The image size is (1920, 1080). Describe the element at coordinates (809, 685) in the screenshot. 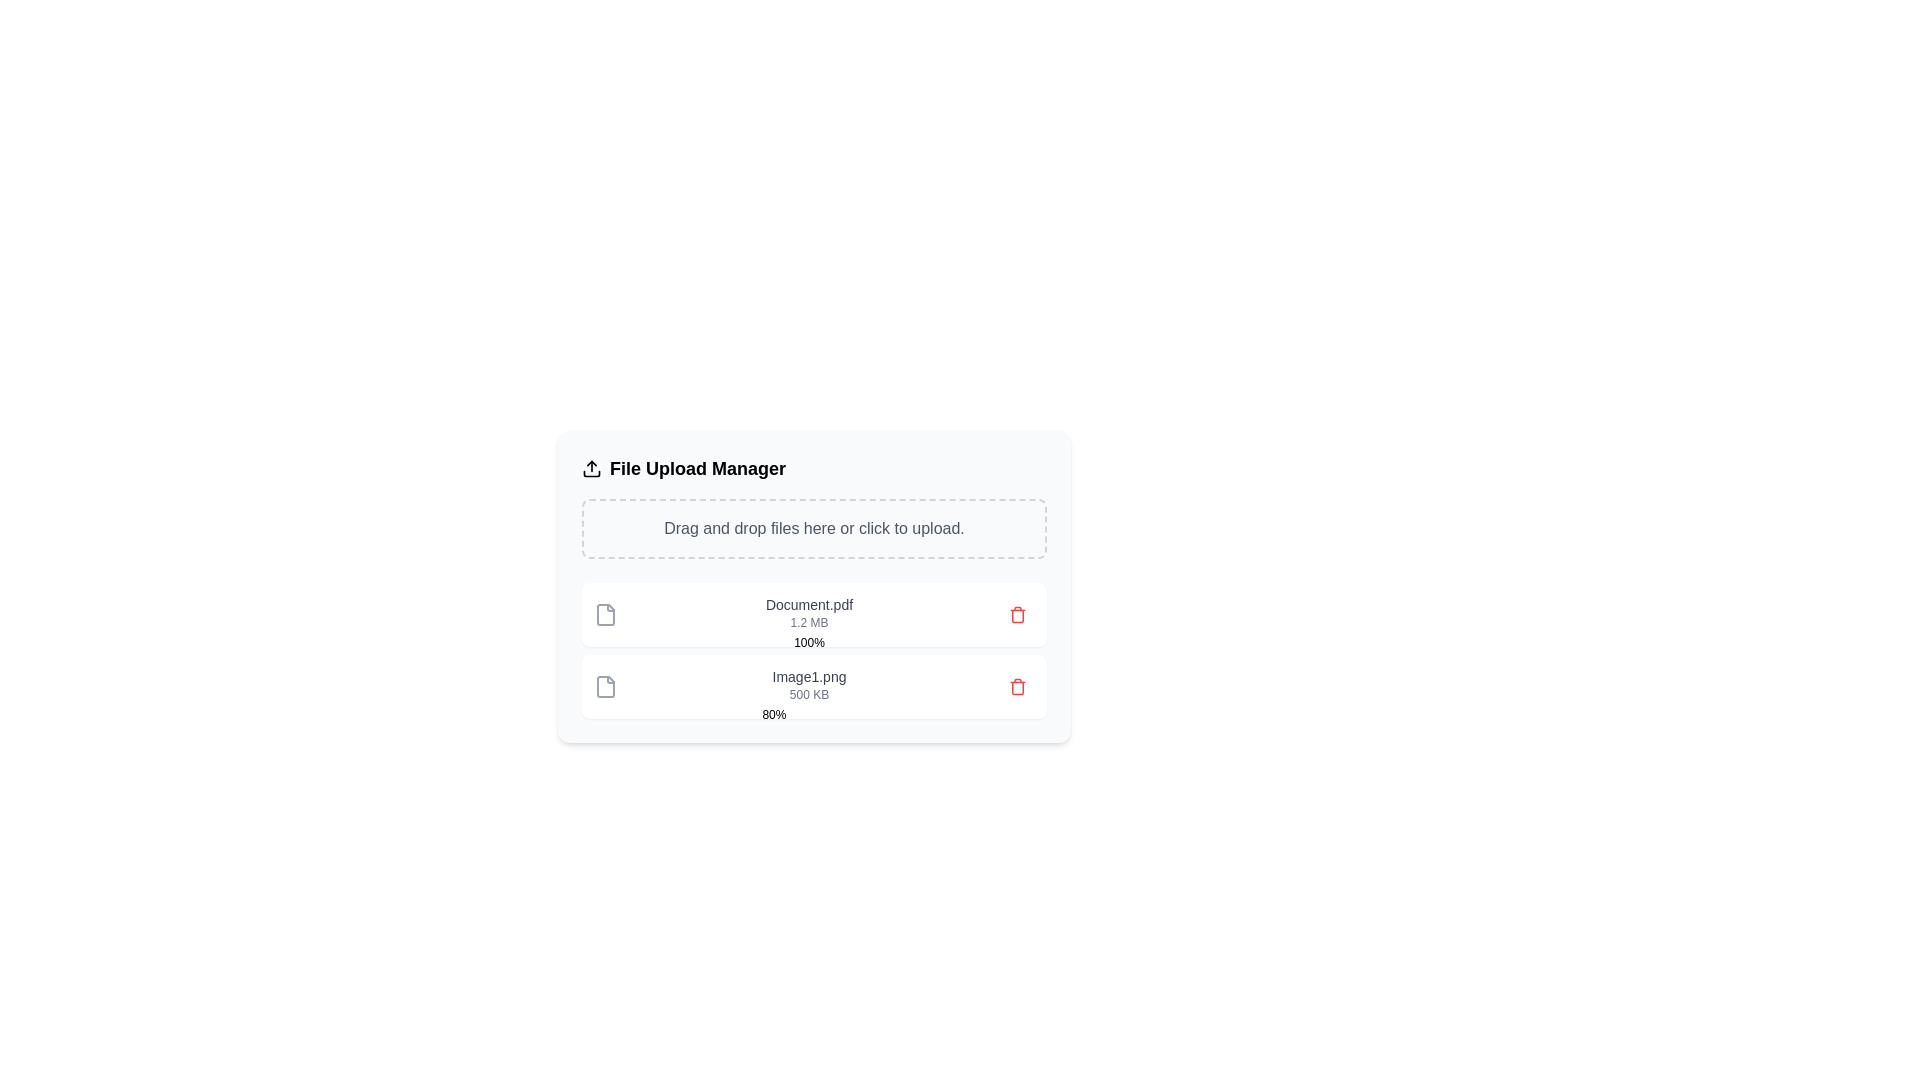

I see `the file entry for 'Image1.png' in the 'File Upload Manager'` at that location.